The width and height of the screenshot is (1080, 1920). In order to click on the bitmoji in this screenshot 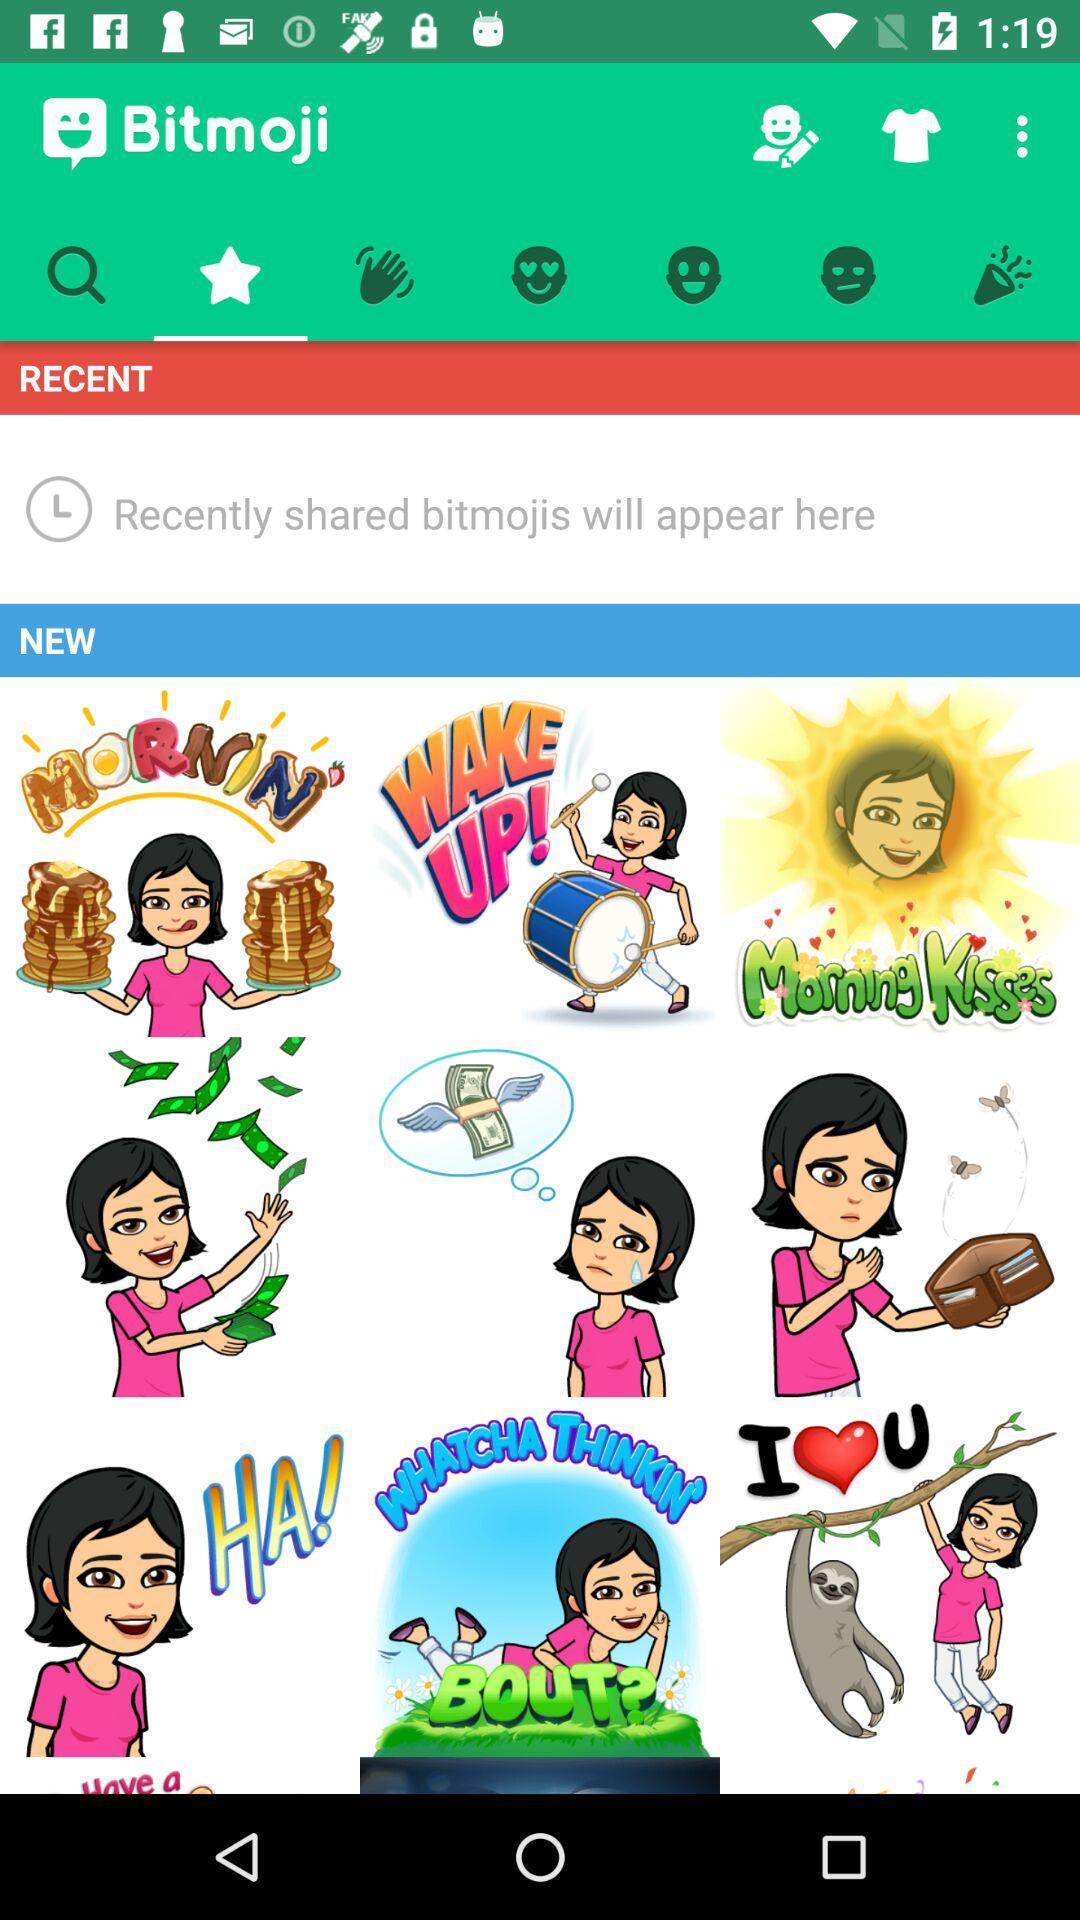, I will do `click(180, 1775)`.